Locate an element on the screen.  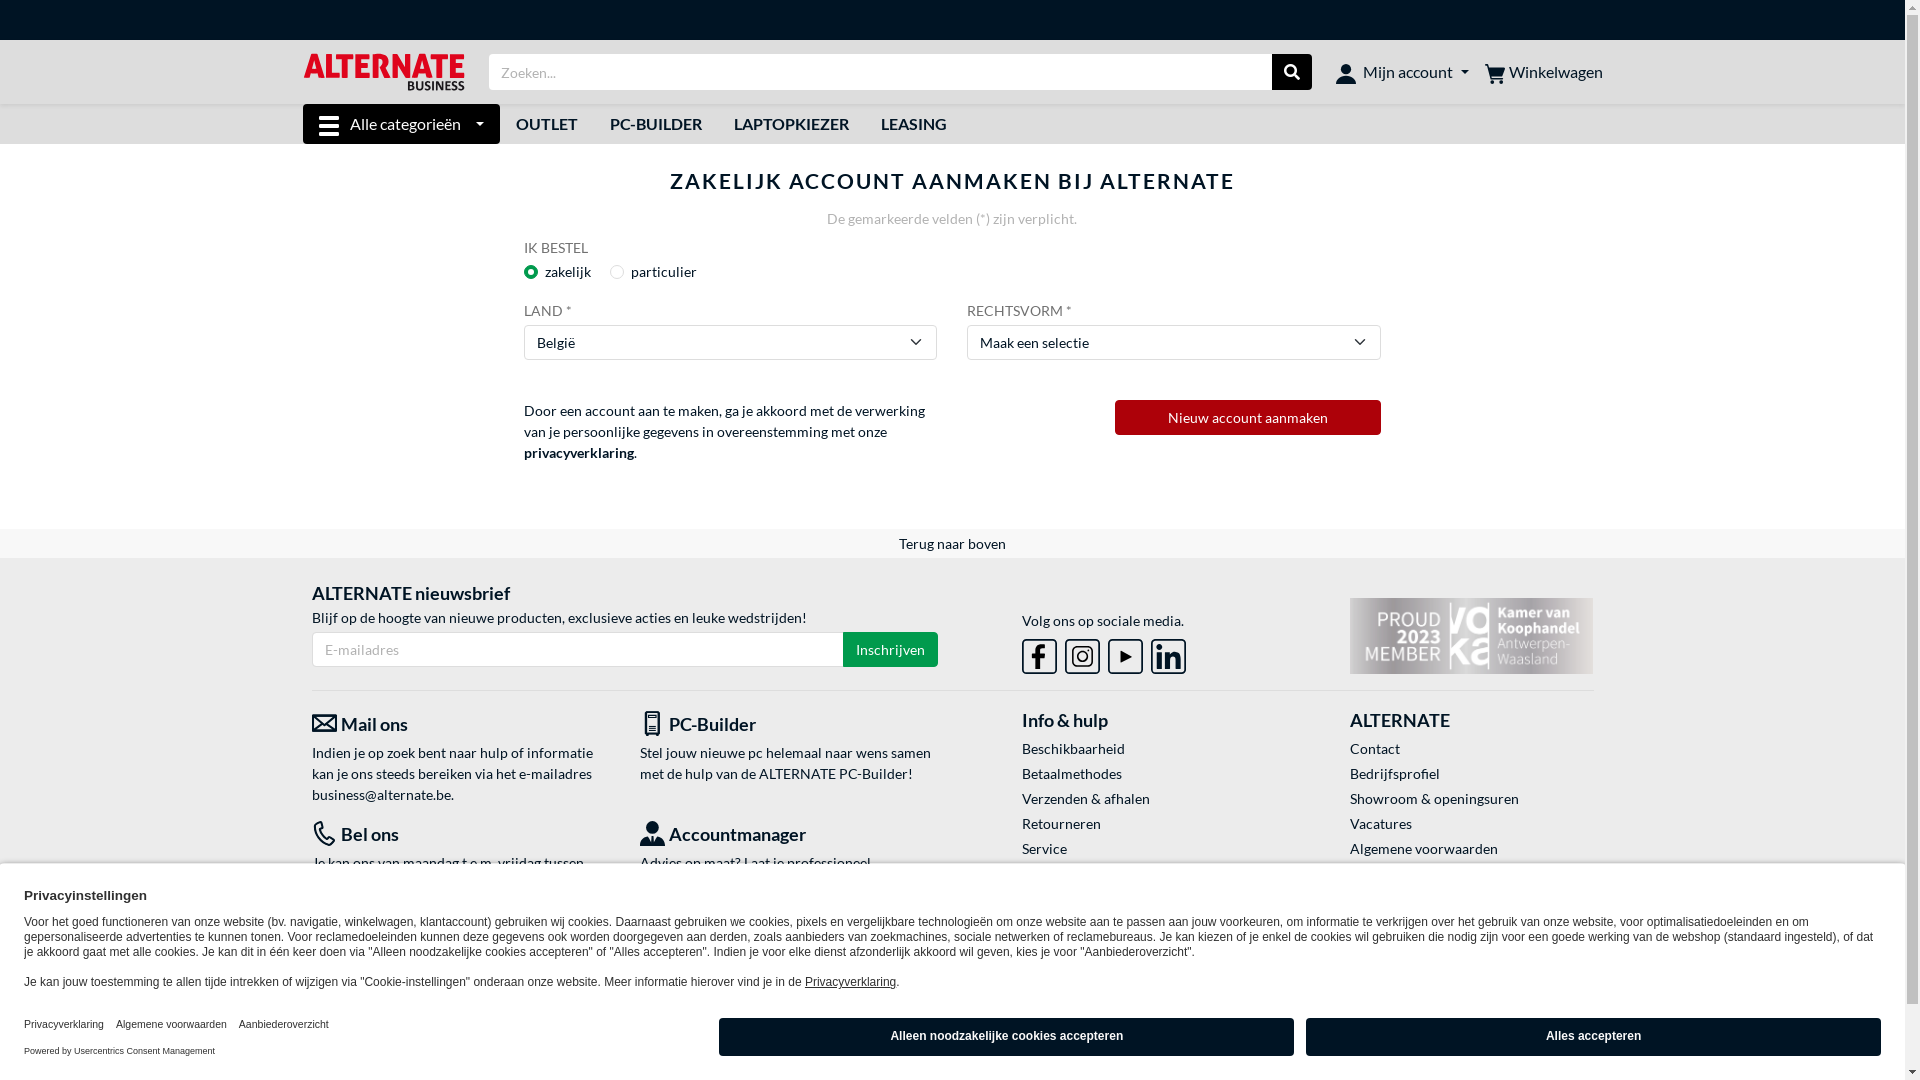
'Betaalmethodes' is located at coordinates (1143, 772).